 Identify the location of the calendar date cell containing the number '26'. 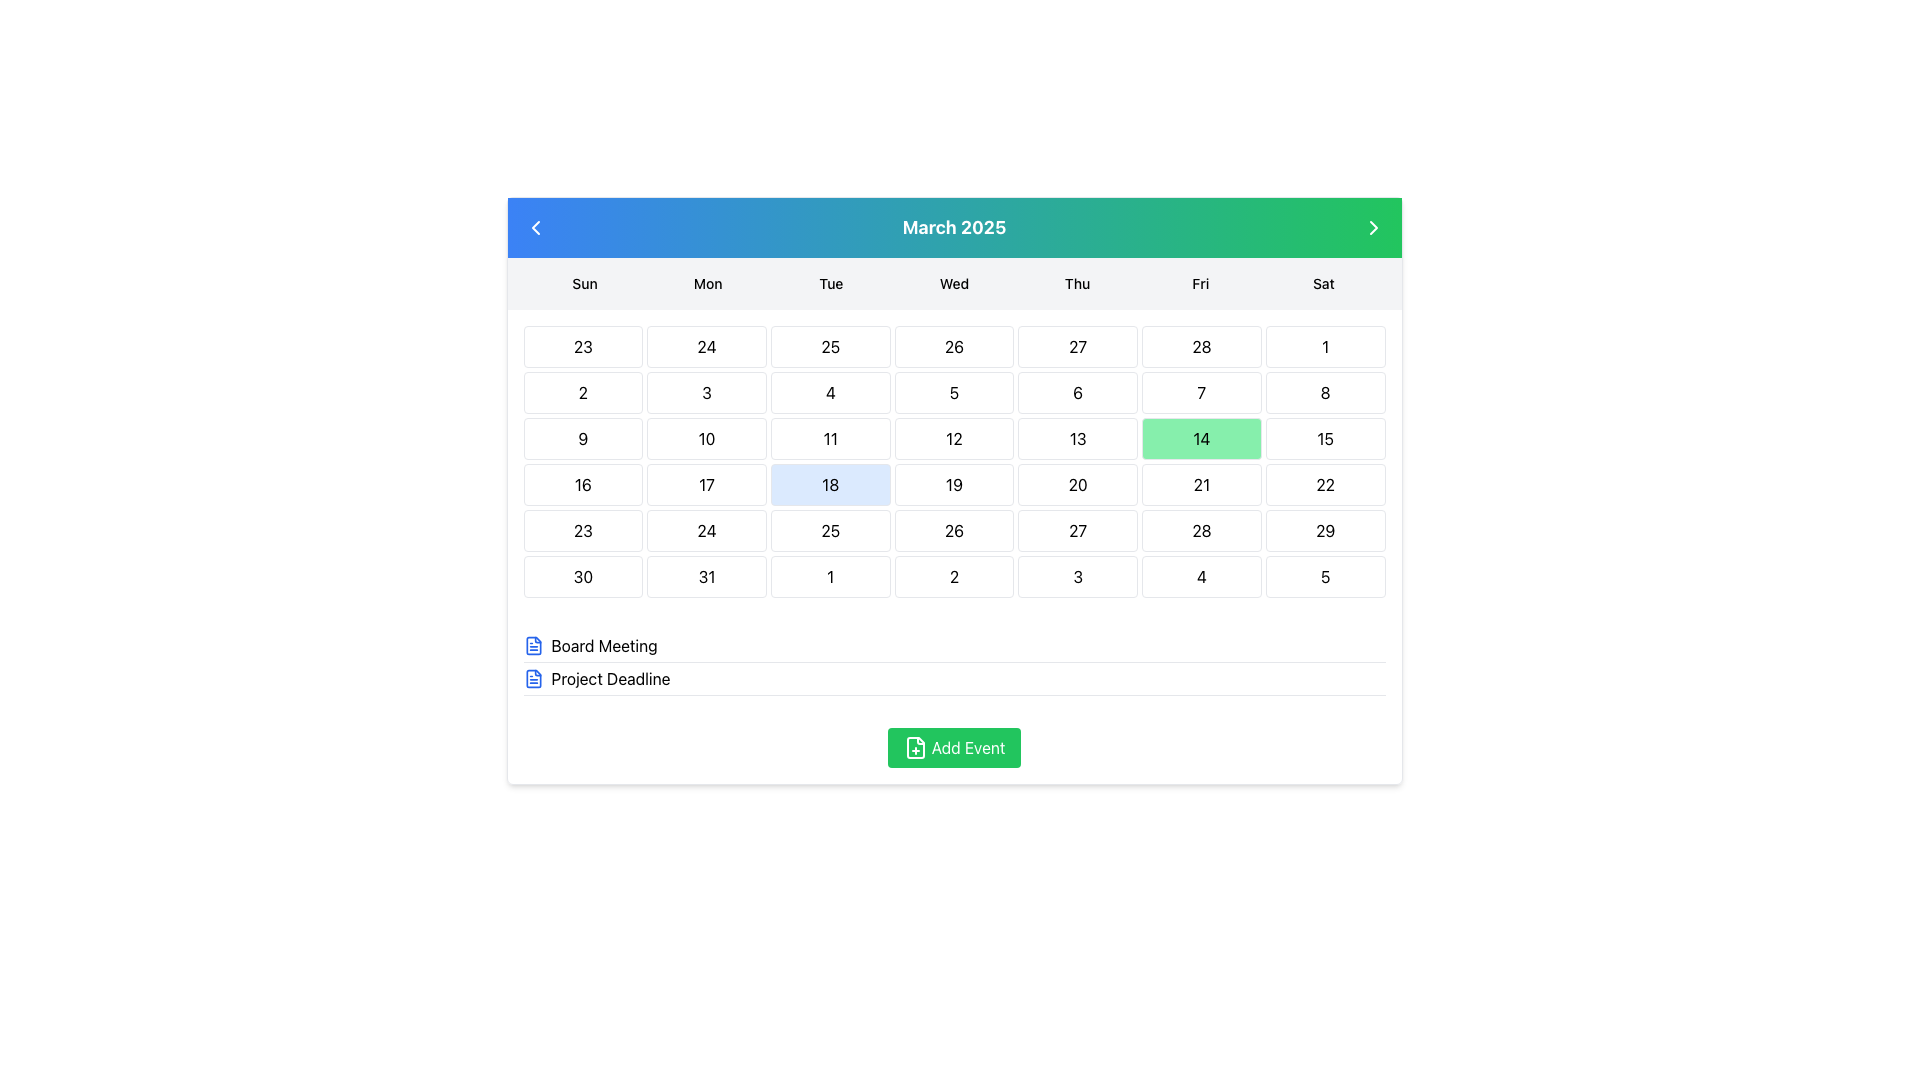
(953, 530).